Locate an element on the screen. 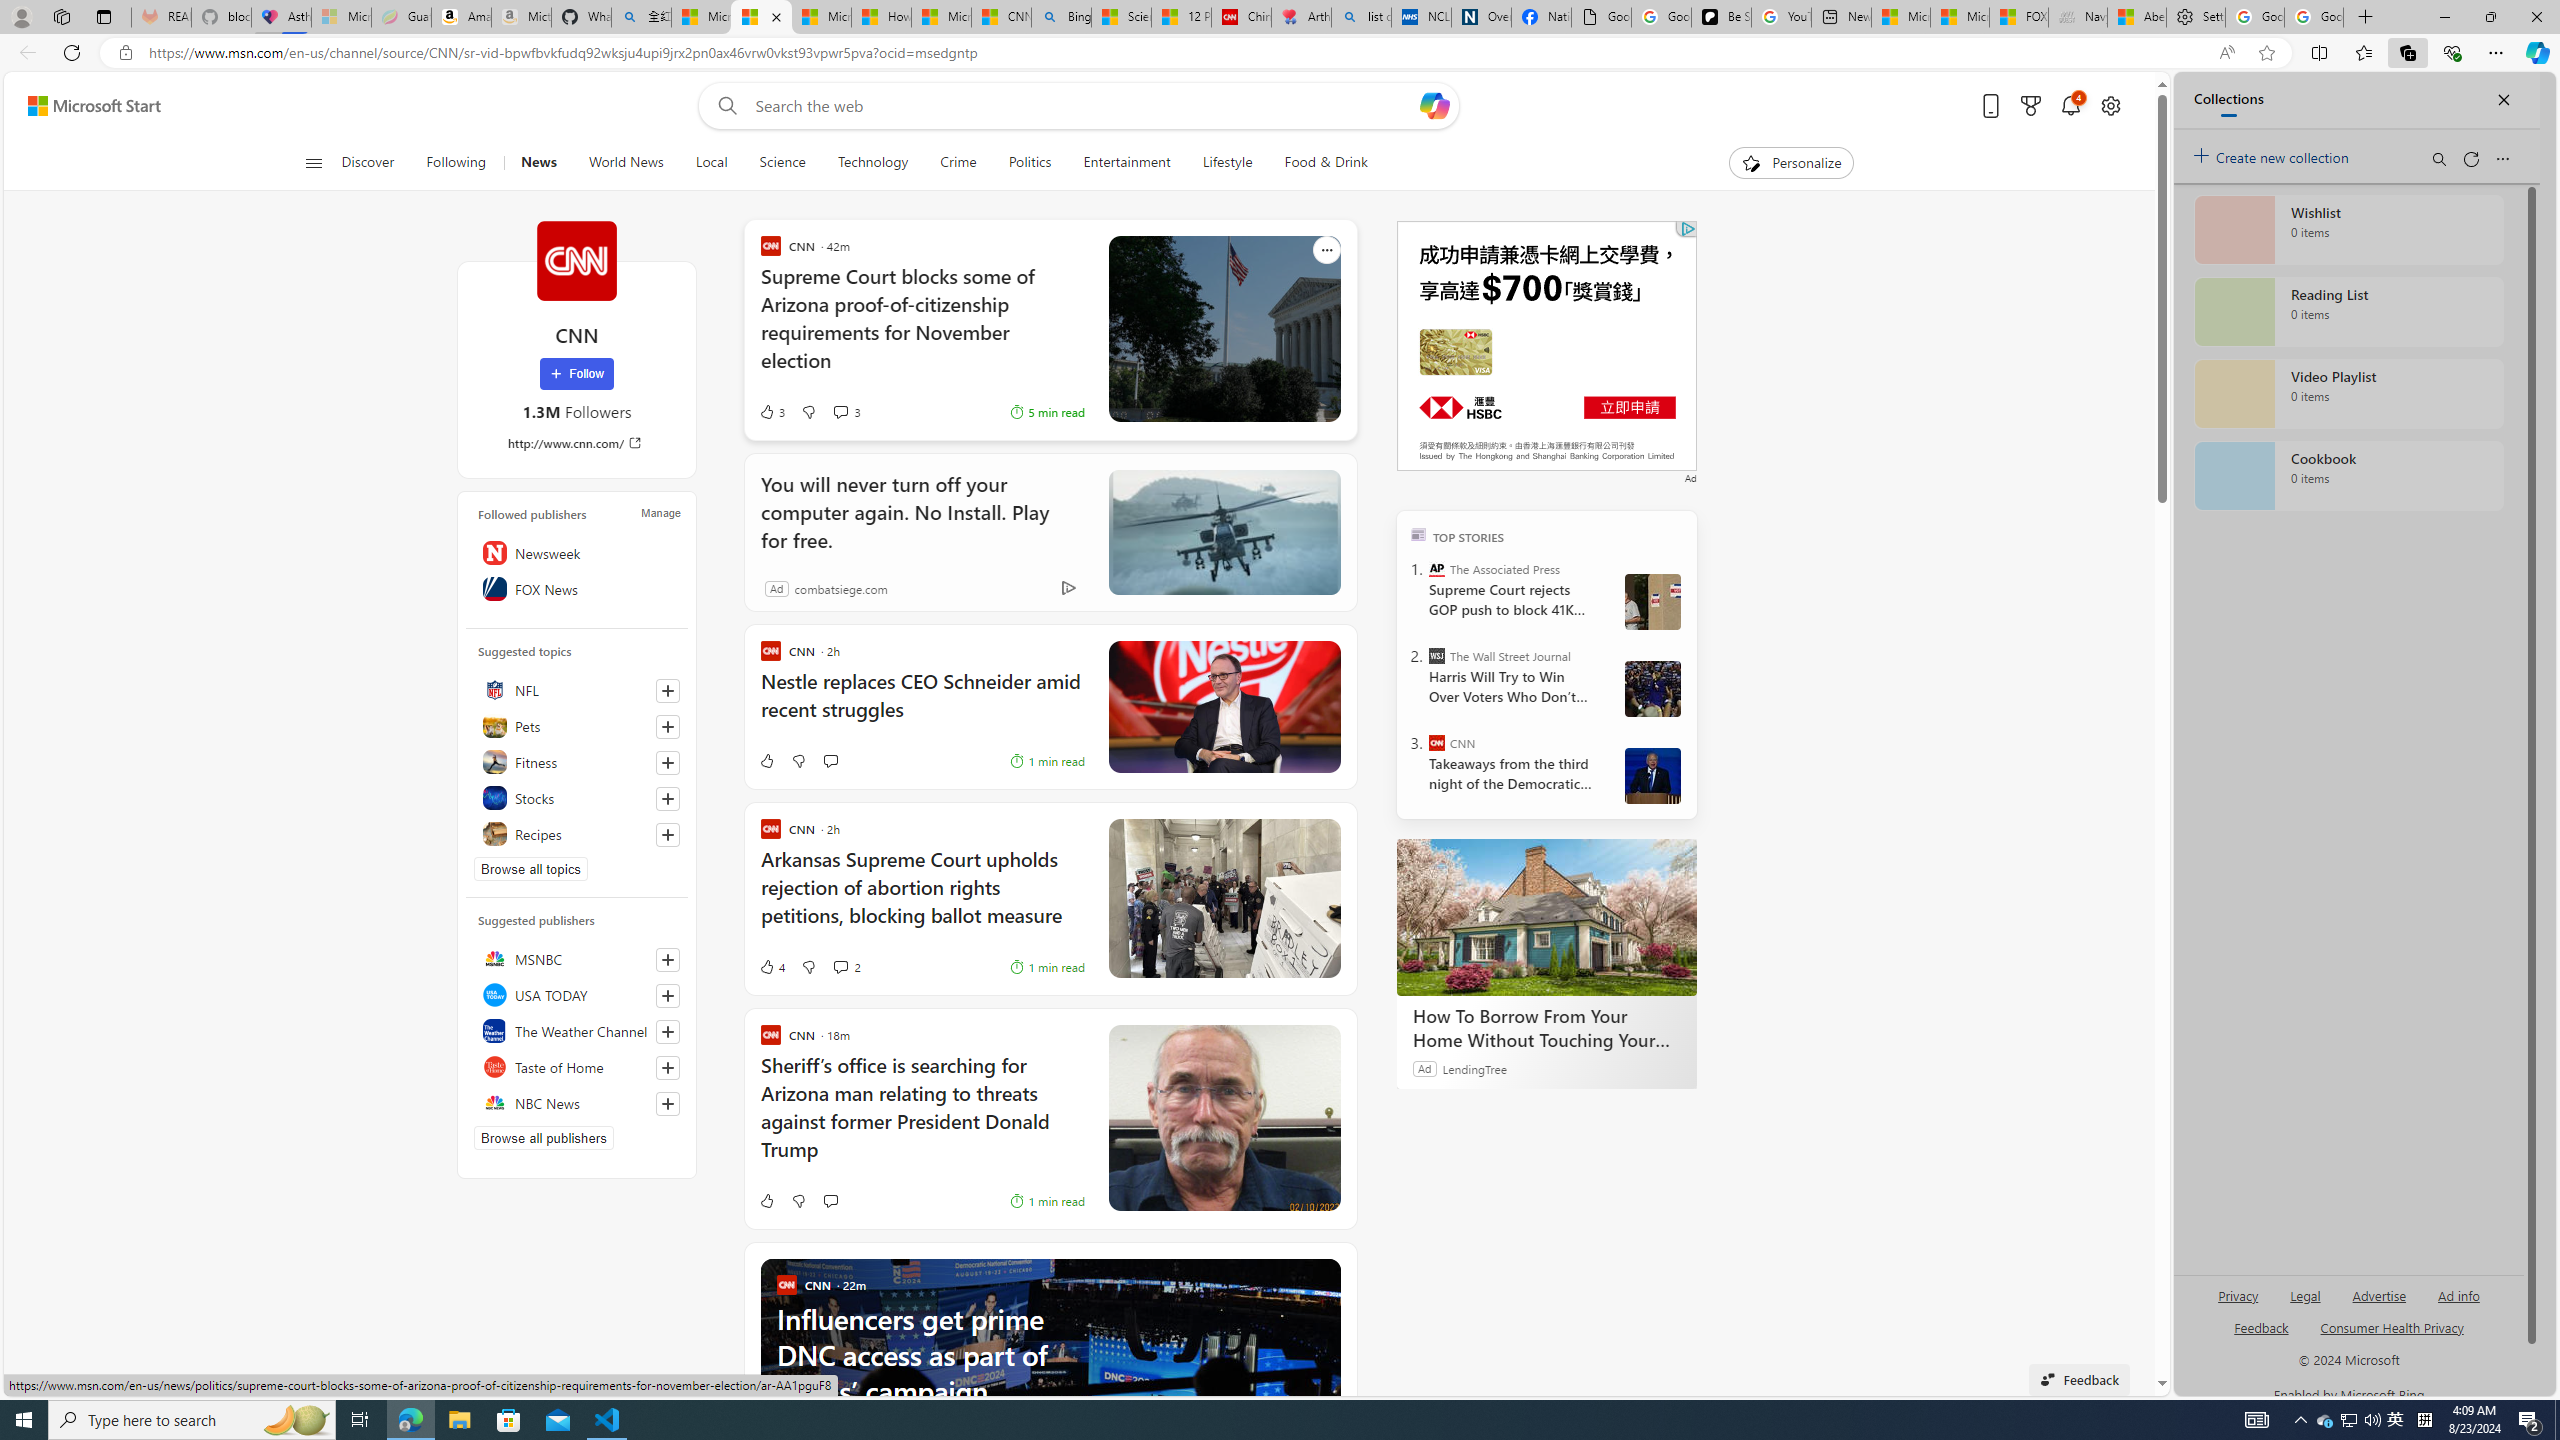  'Discover' is located at coordinates (366, 162).